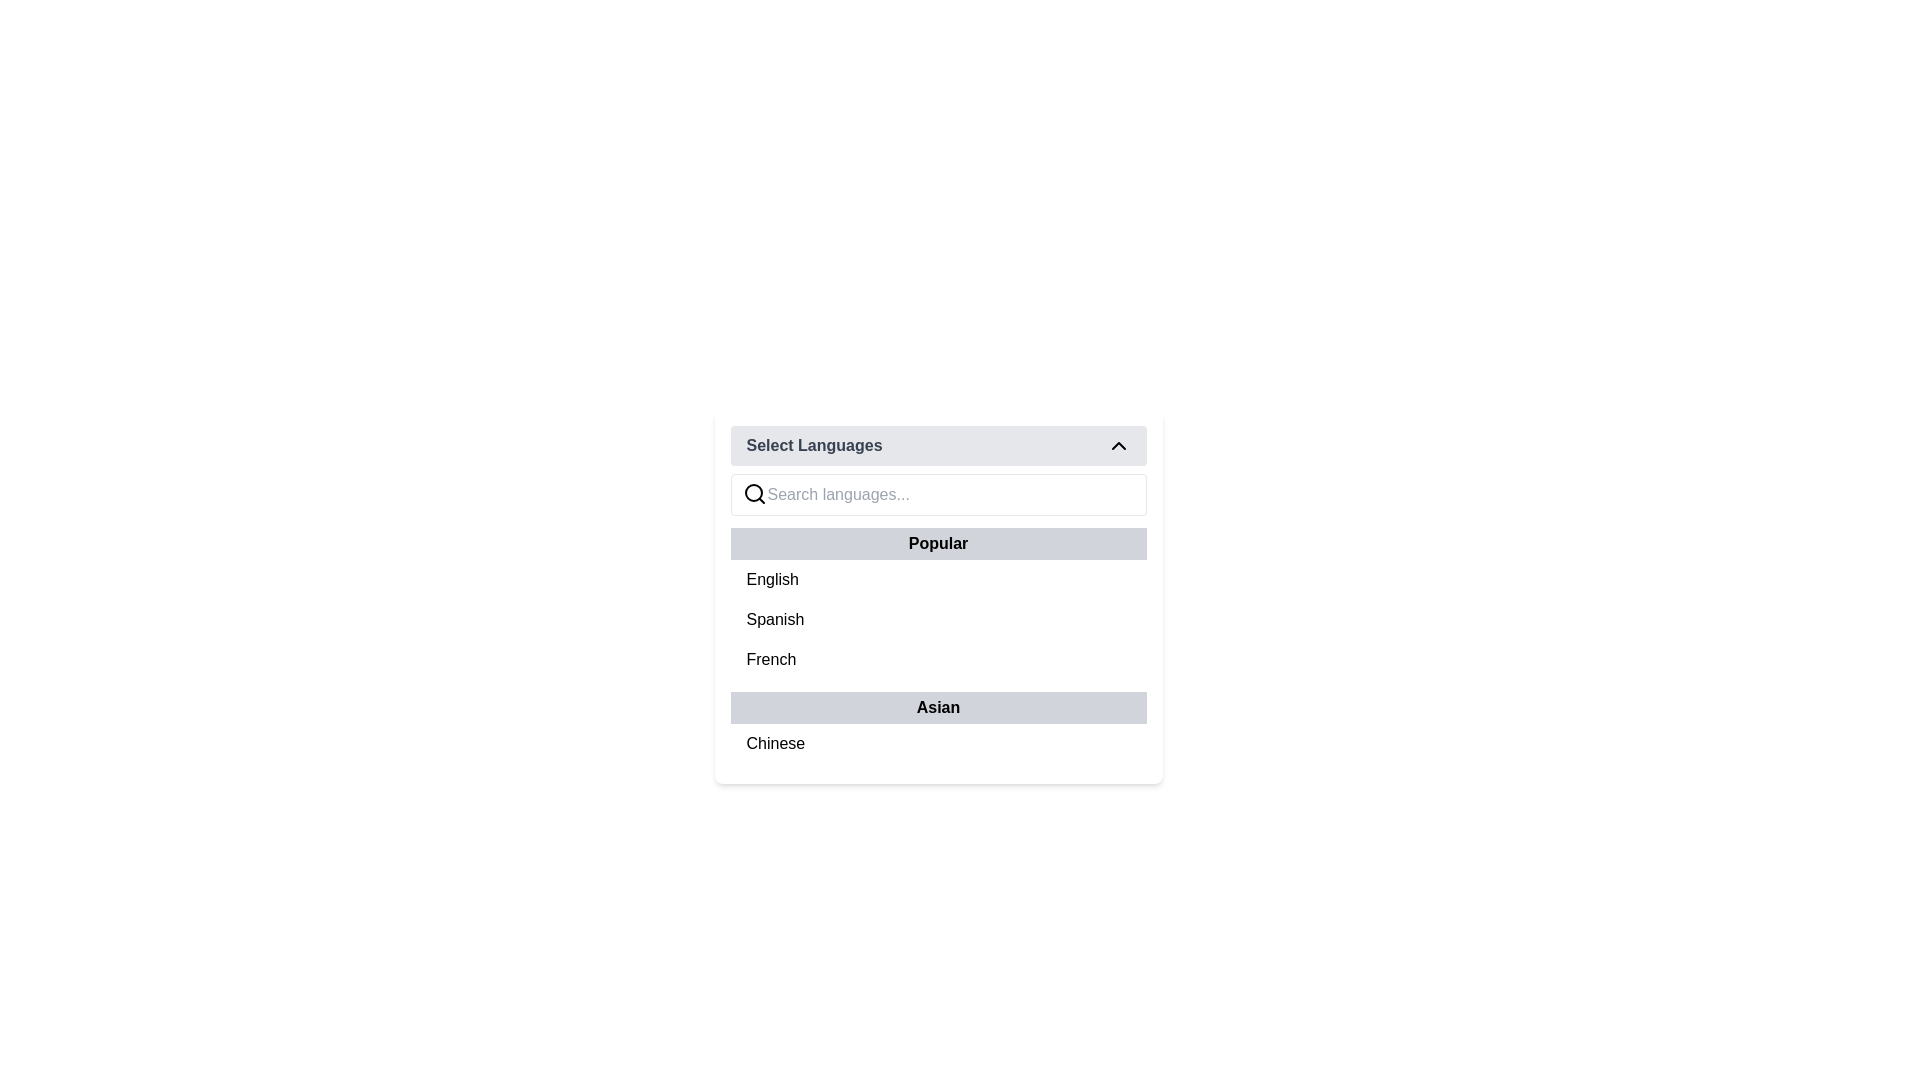  What do you see at coordinates (770, 659) in the screenshot?
I see `the 'French' text in the dropdown menu` at bounding box center [770, 659].